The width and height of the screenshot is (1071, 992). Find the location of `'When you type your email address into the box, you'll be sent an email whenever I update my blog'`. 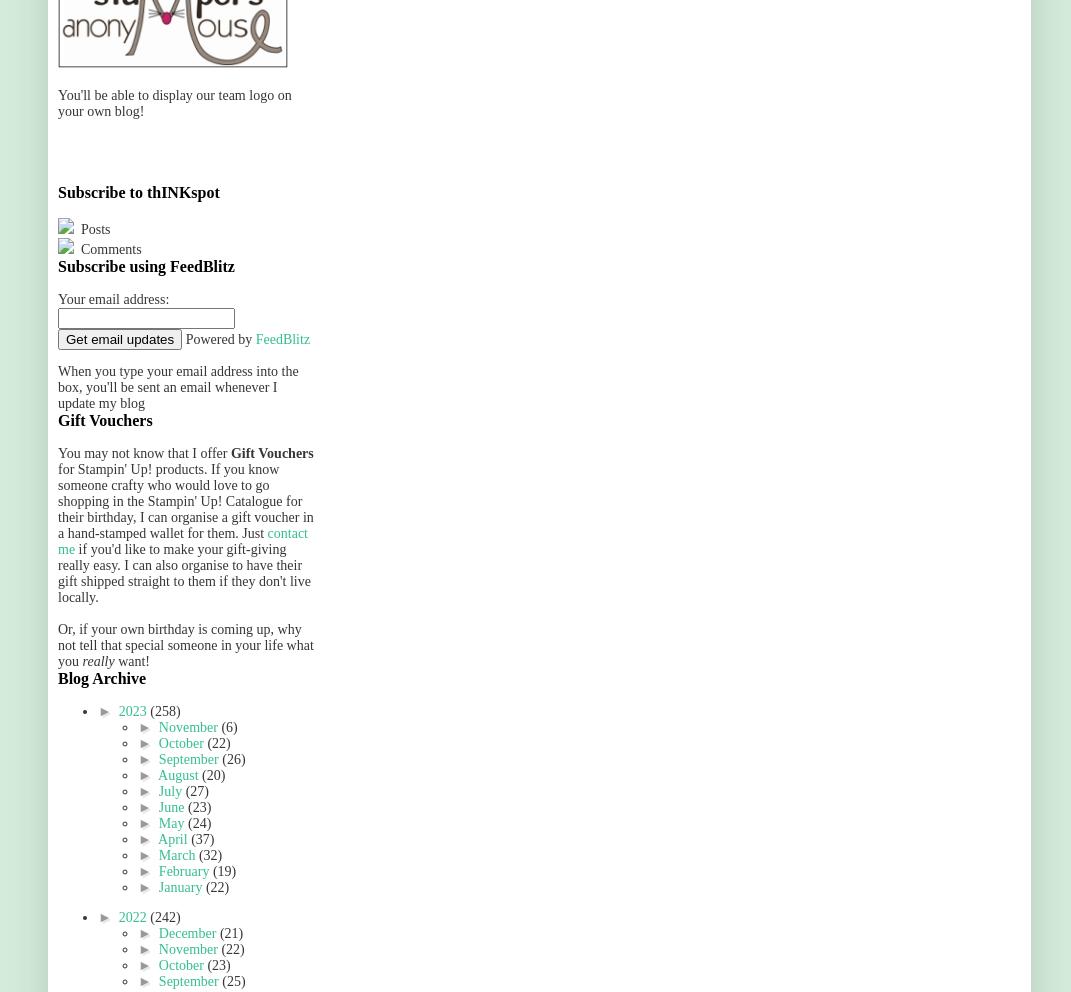

'When you type your email address into the box, you'll be sent an email whenever I update my blog' is located at coordinates (177, 387).